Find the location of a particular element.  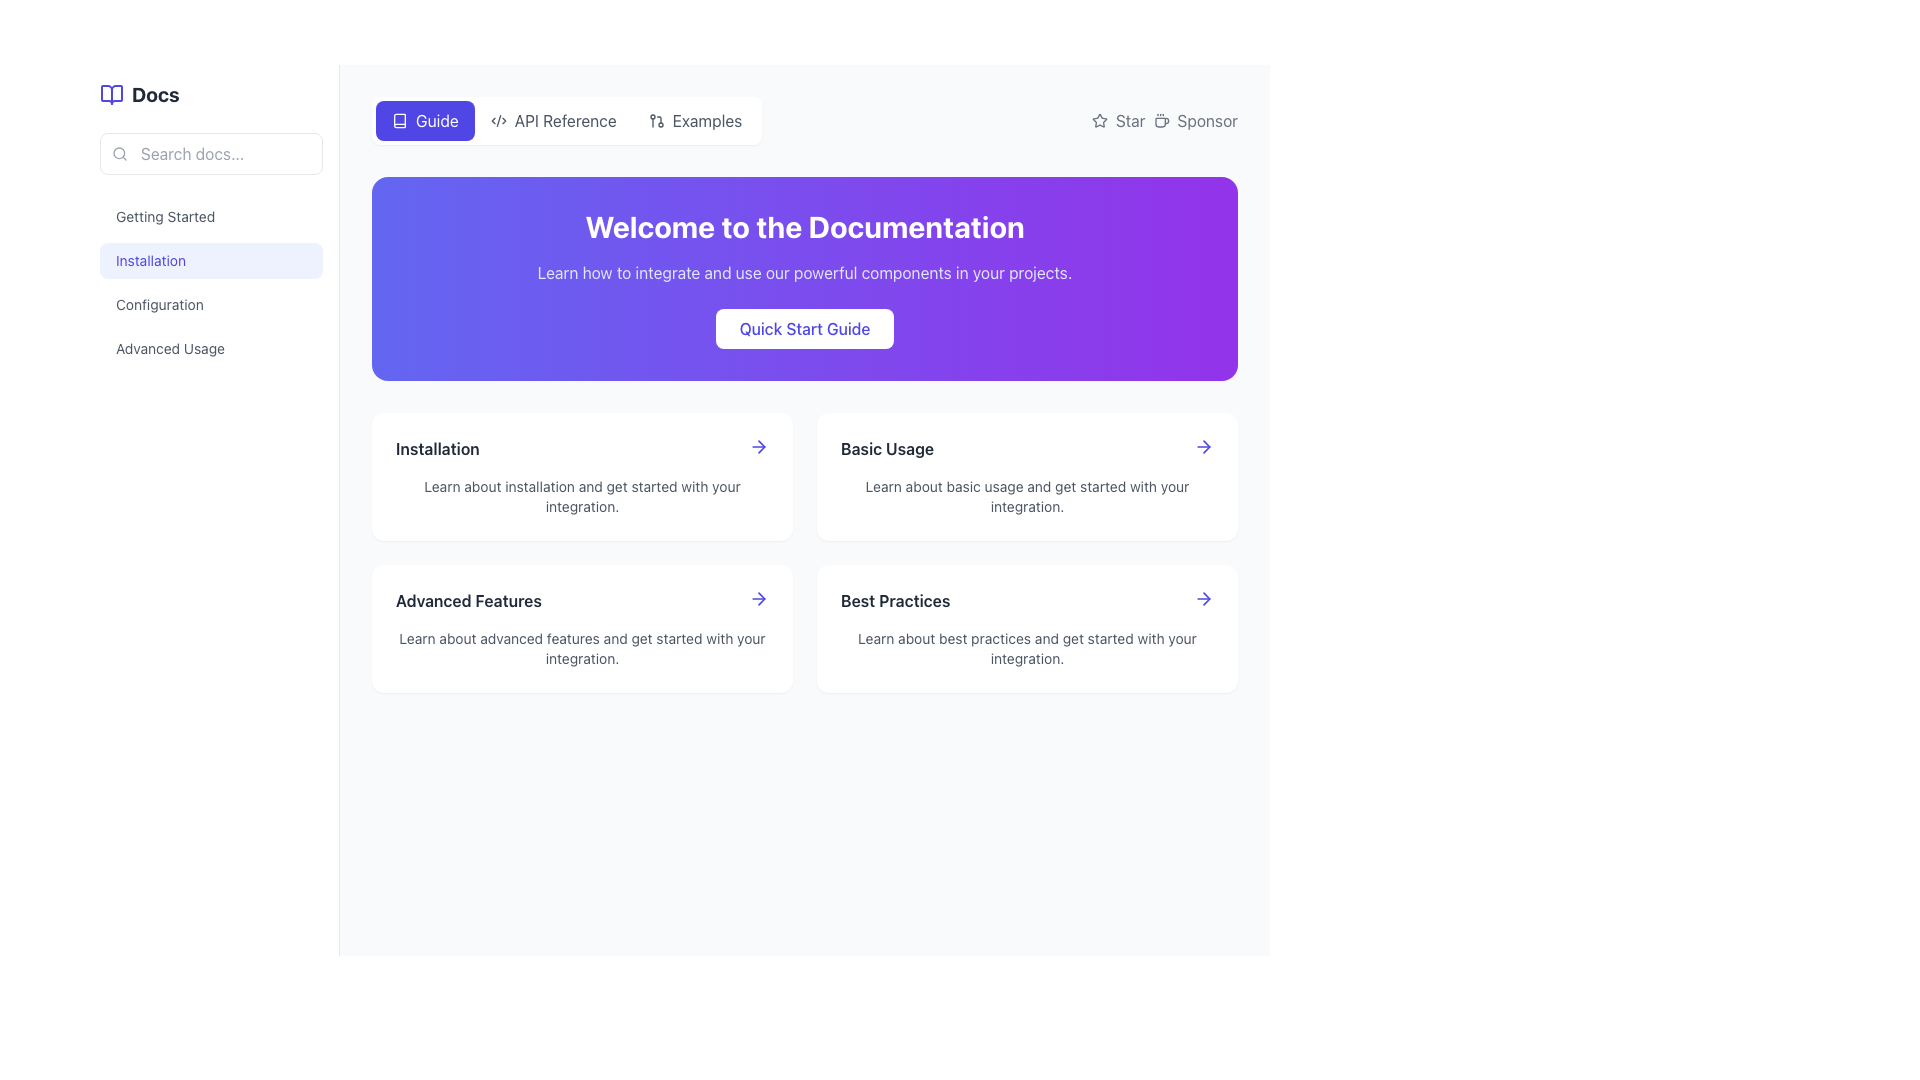

the small star-shaped icon with a dark gray outline located next to the text 'Star' in the top-right section of the page is located at coordinates (1098, 120).